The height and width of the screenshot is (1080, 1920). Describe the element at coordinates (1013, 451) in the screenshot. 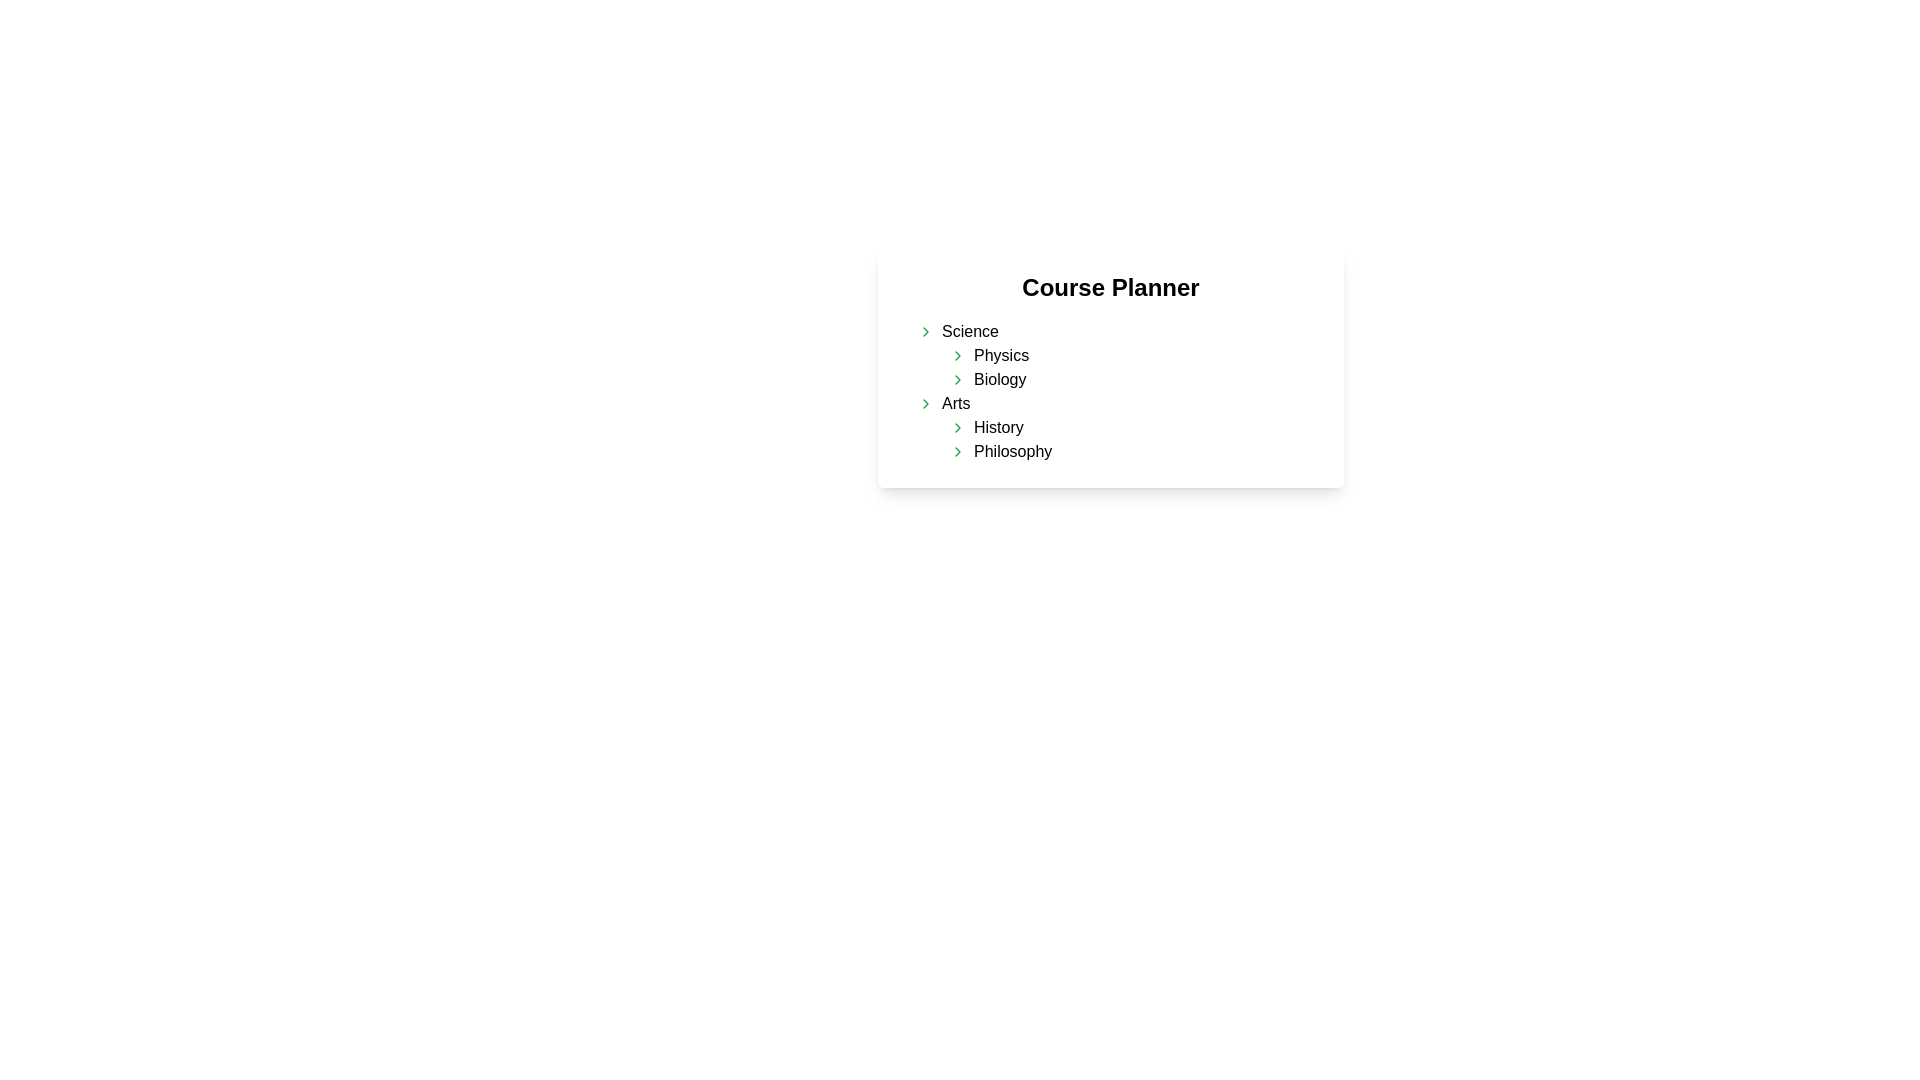

I see `the 'Philosophy' text label, which is styled in a standard sans-serif font and positioned next to a right-facing green arrow icon under the 'Arts' section` at that location.